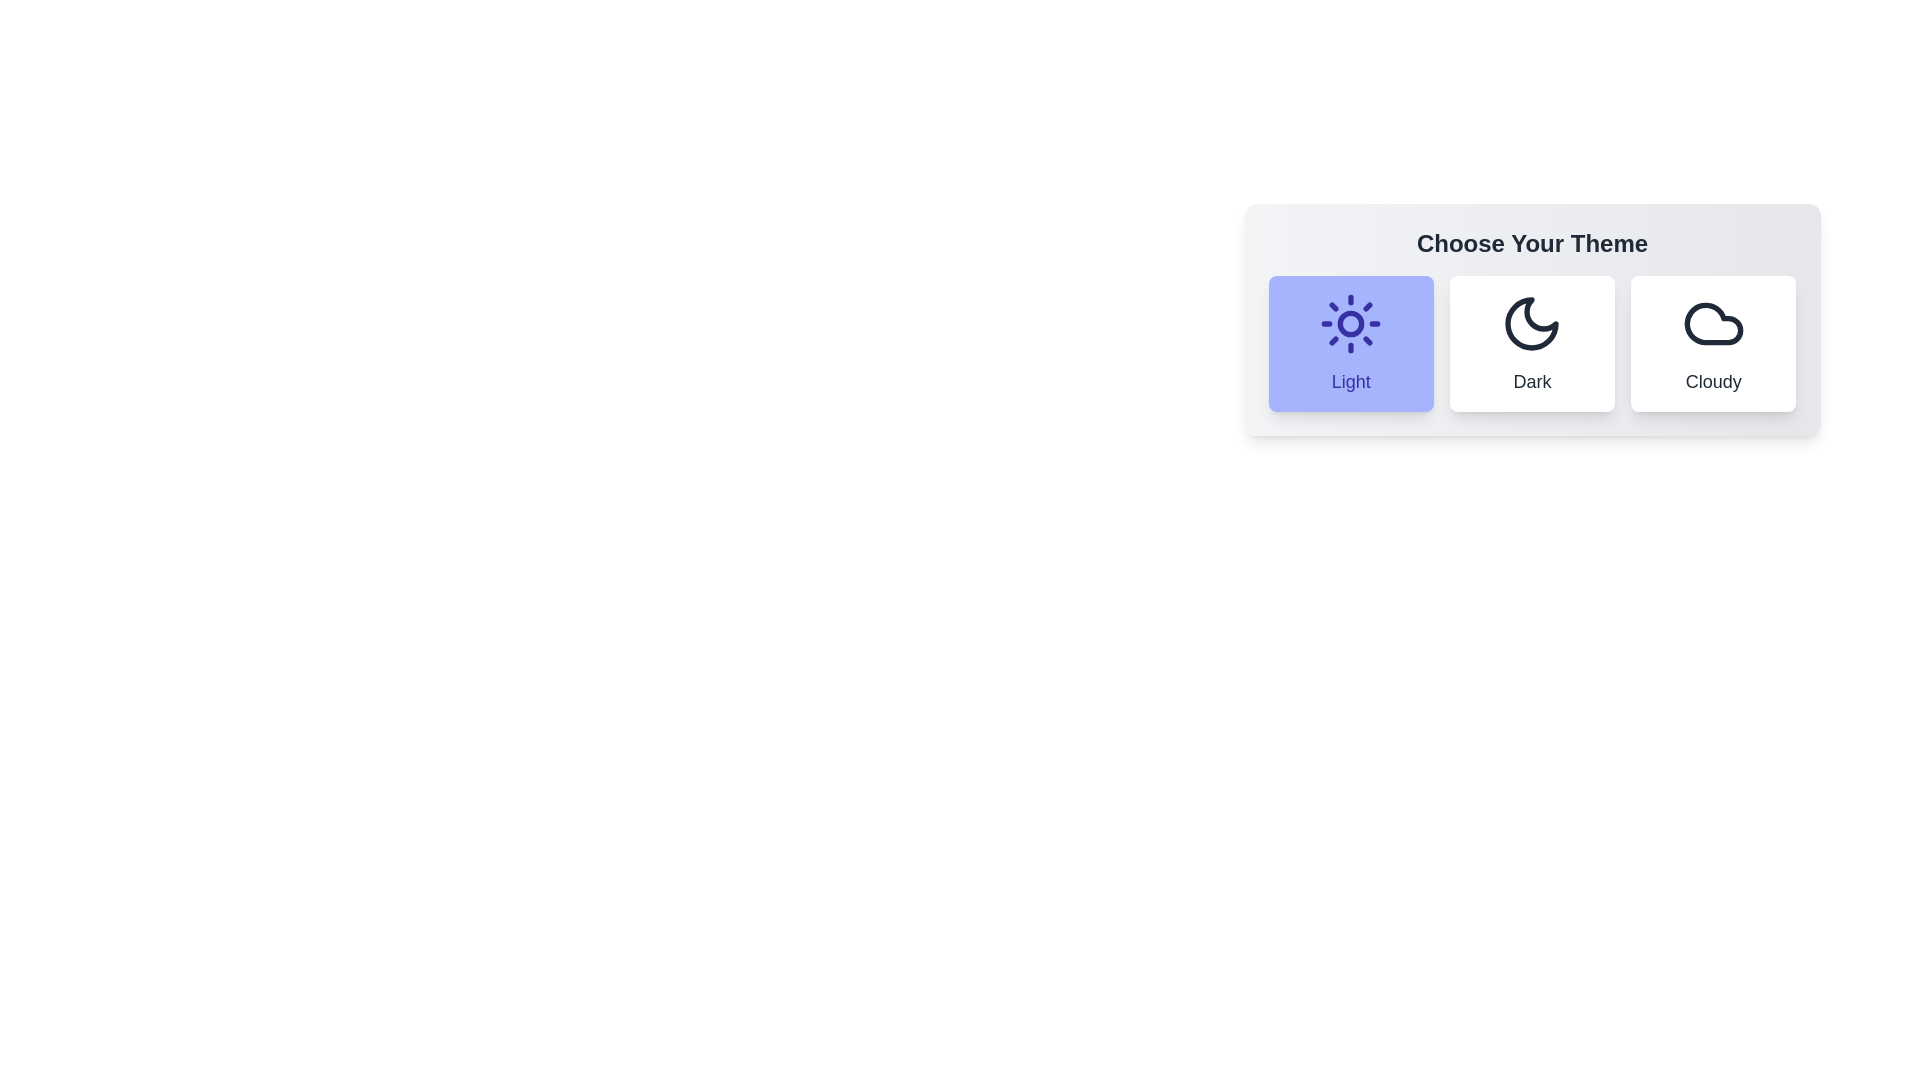 The height and width of the screenshot is (1080, 1920). What do you see at coordinates (1351, 323) in the screenshot?
I see `the central circular component of the sun icon, which represents the light theme option in the theme selector, located to the left of the 'Dark' and 'Cloudy' icons` at bounding box center [1351, 323].